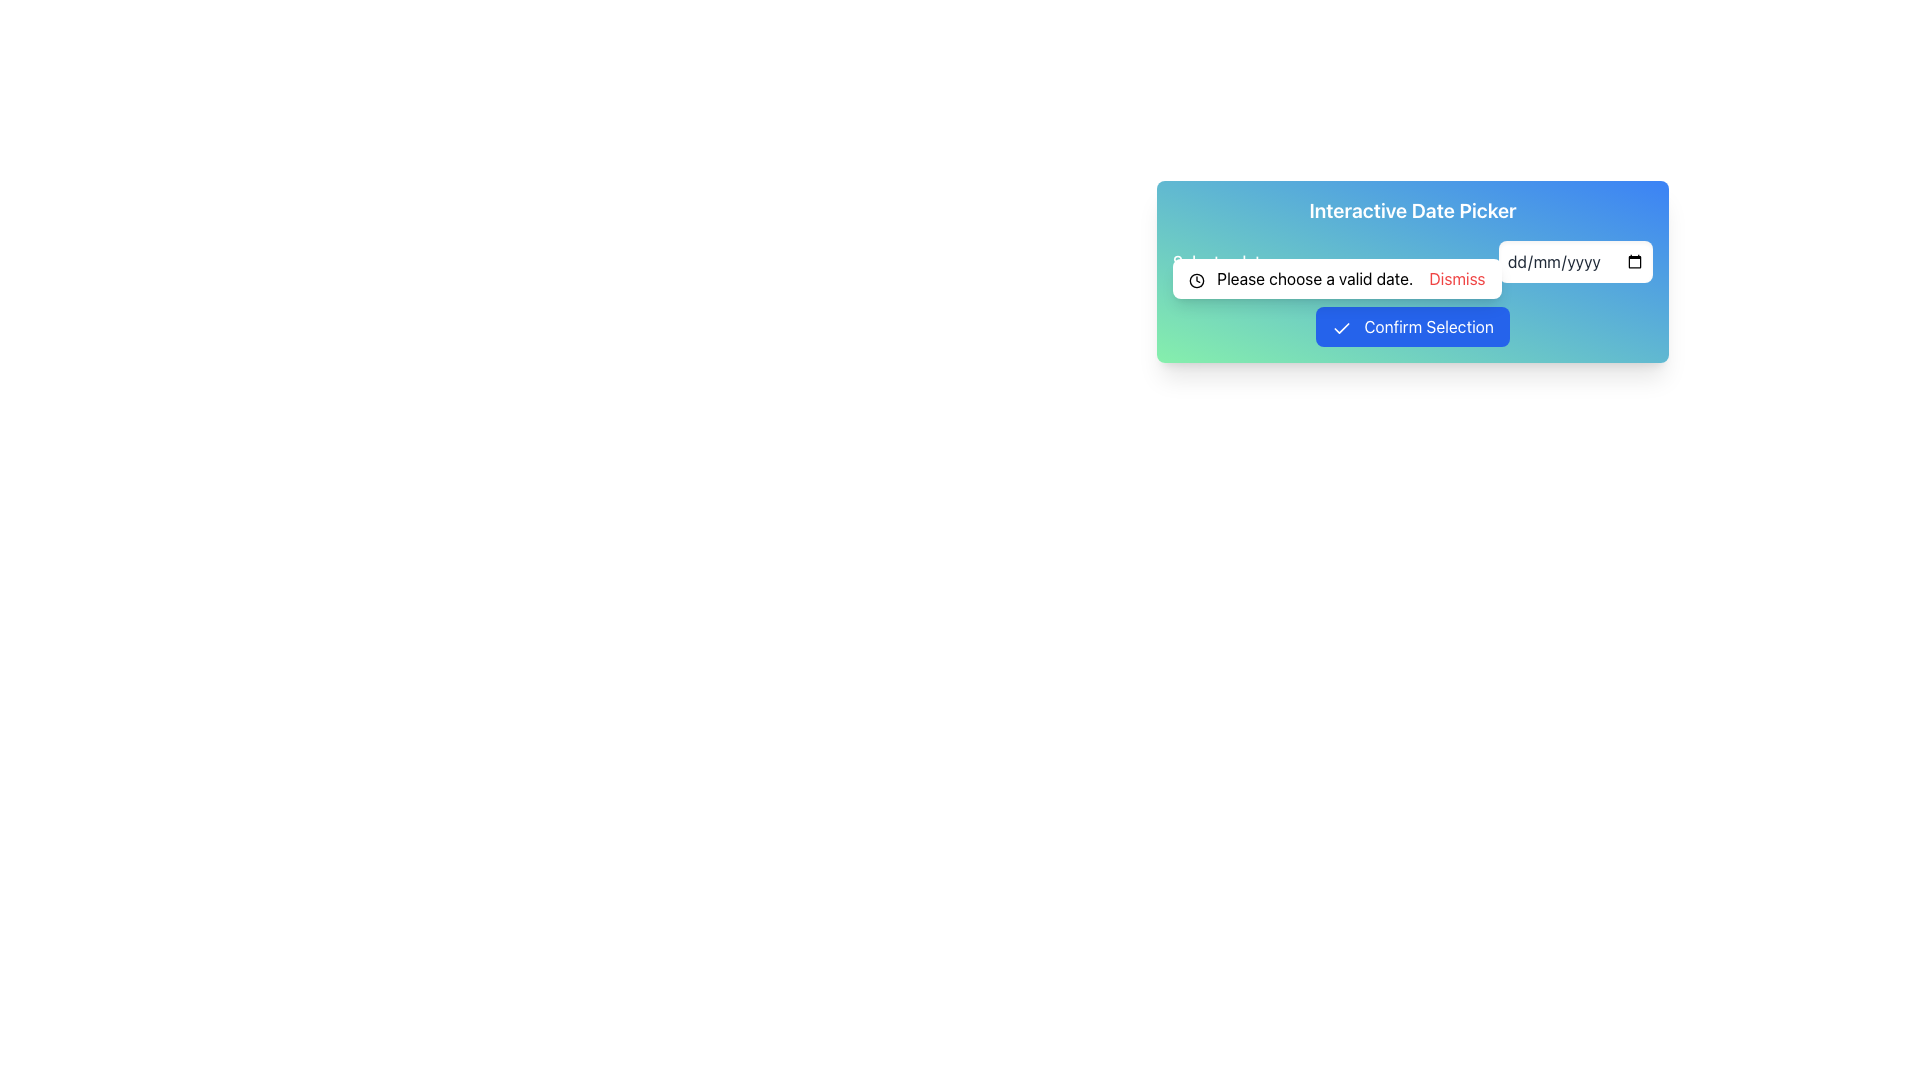  I want to click on checkmark icon, which is a minimalist design with a linear outline located in the top-right area of the interactive date picker interface, to the left of the text indicating a completed action, so click(1342, 327).